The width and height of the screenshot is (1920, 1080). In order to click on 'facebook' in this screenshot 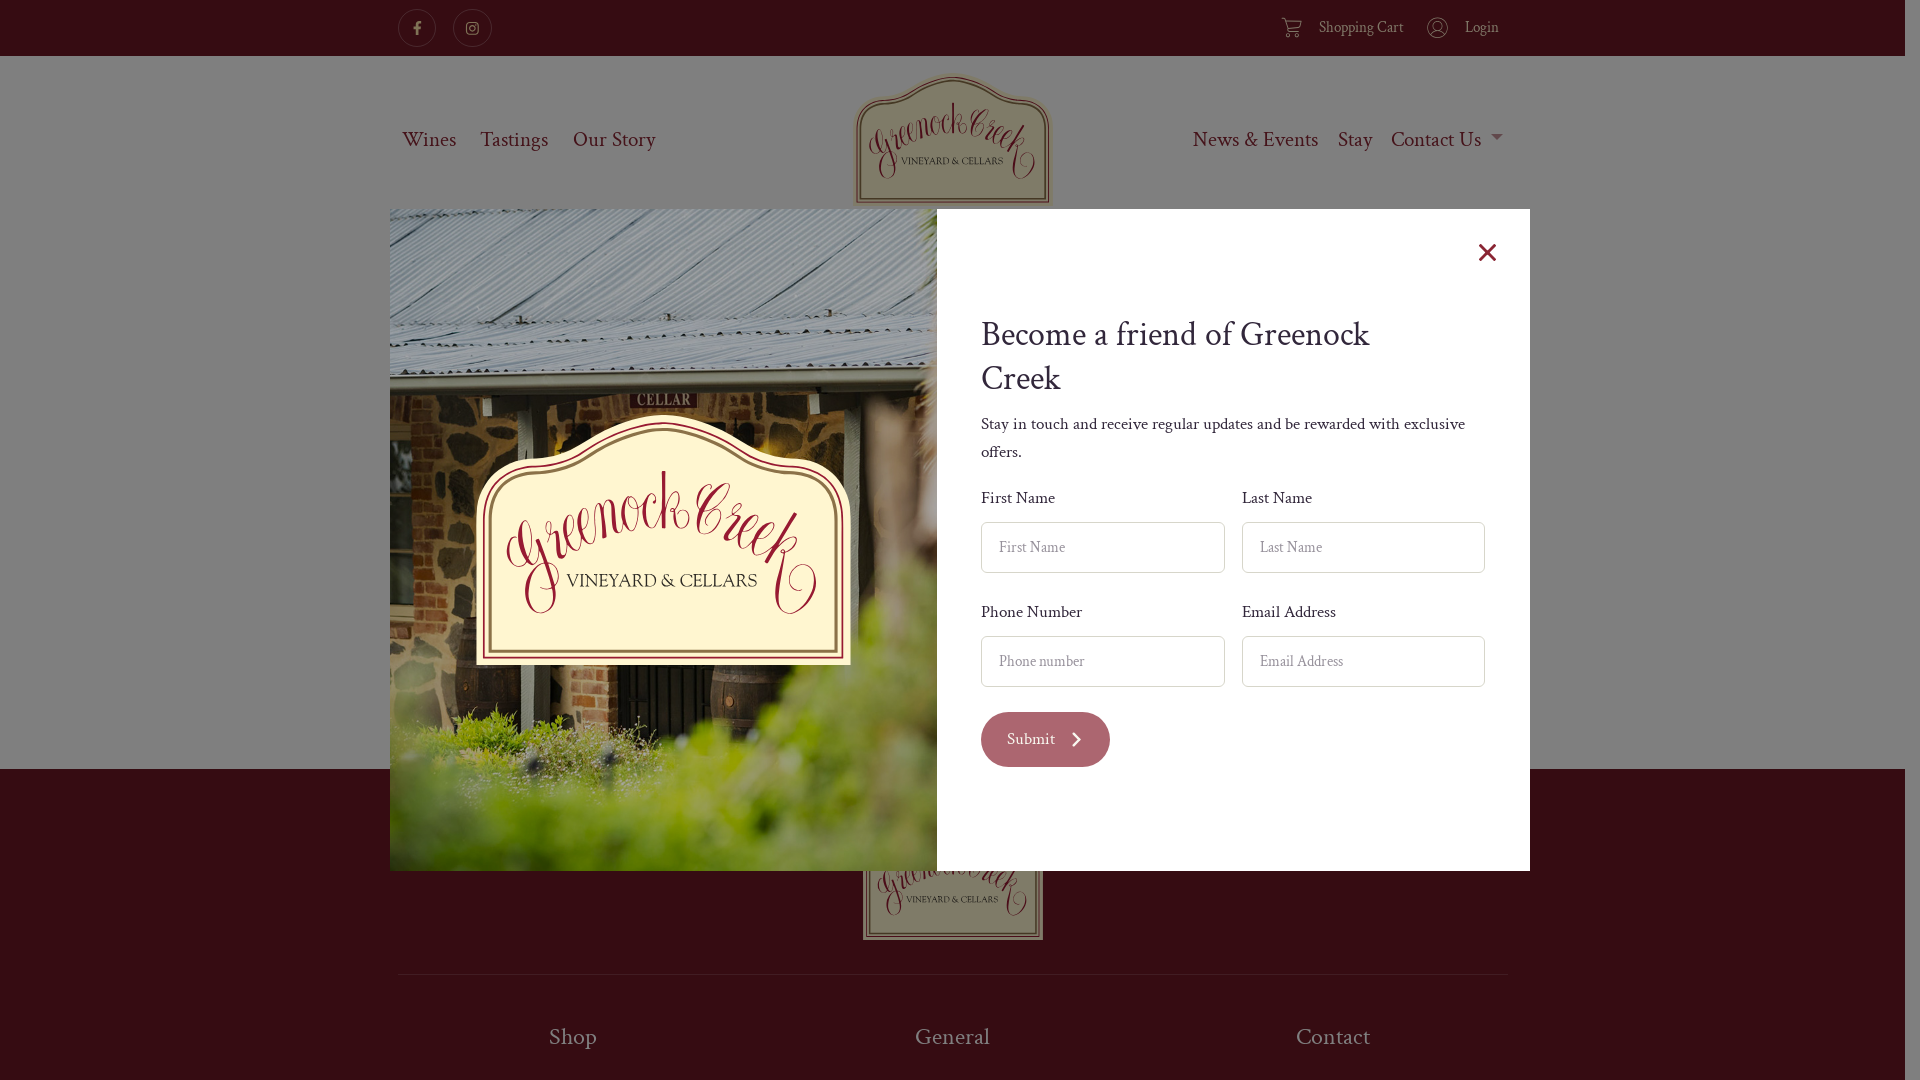, I will do `click(416, 27)`.